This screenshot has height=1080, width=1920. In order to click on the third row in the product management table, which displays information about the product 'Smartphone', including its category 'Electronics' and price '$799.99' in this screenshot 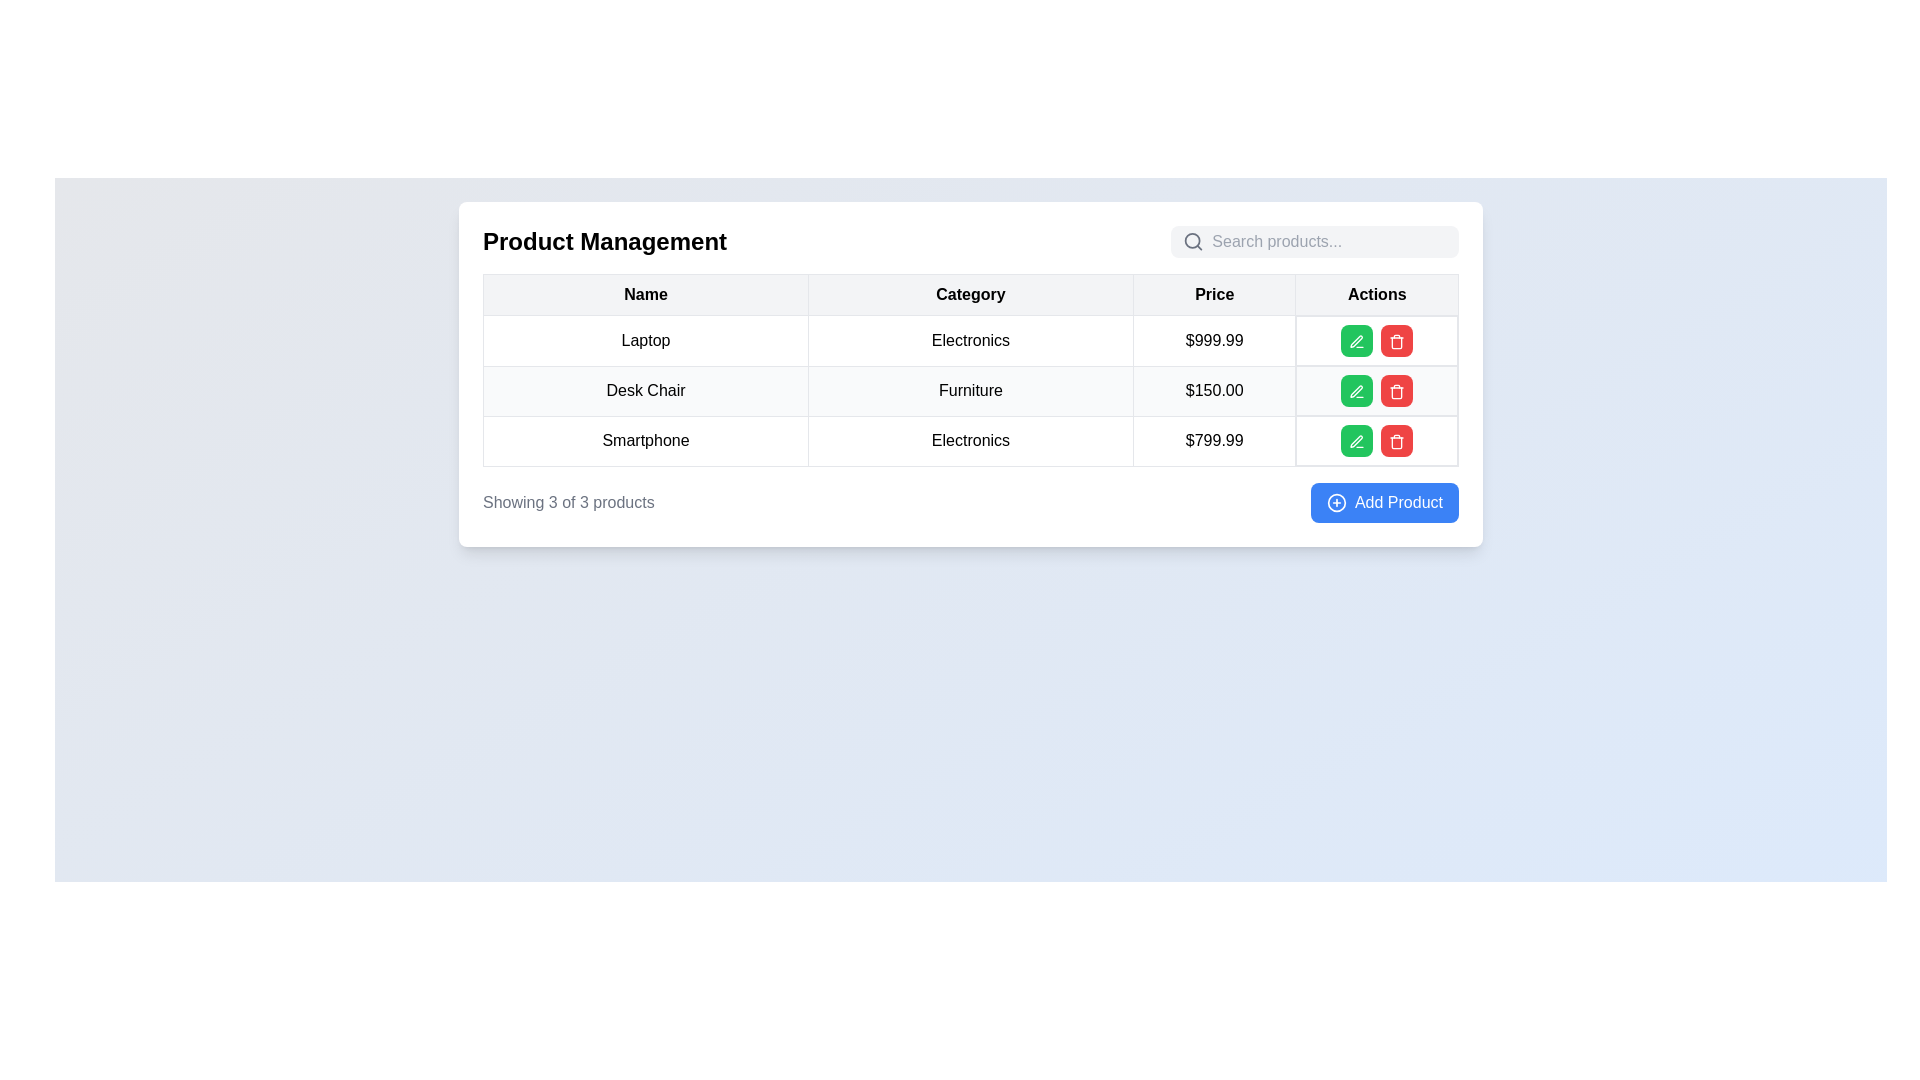, I will do `click(970, 439)`.